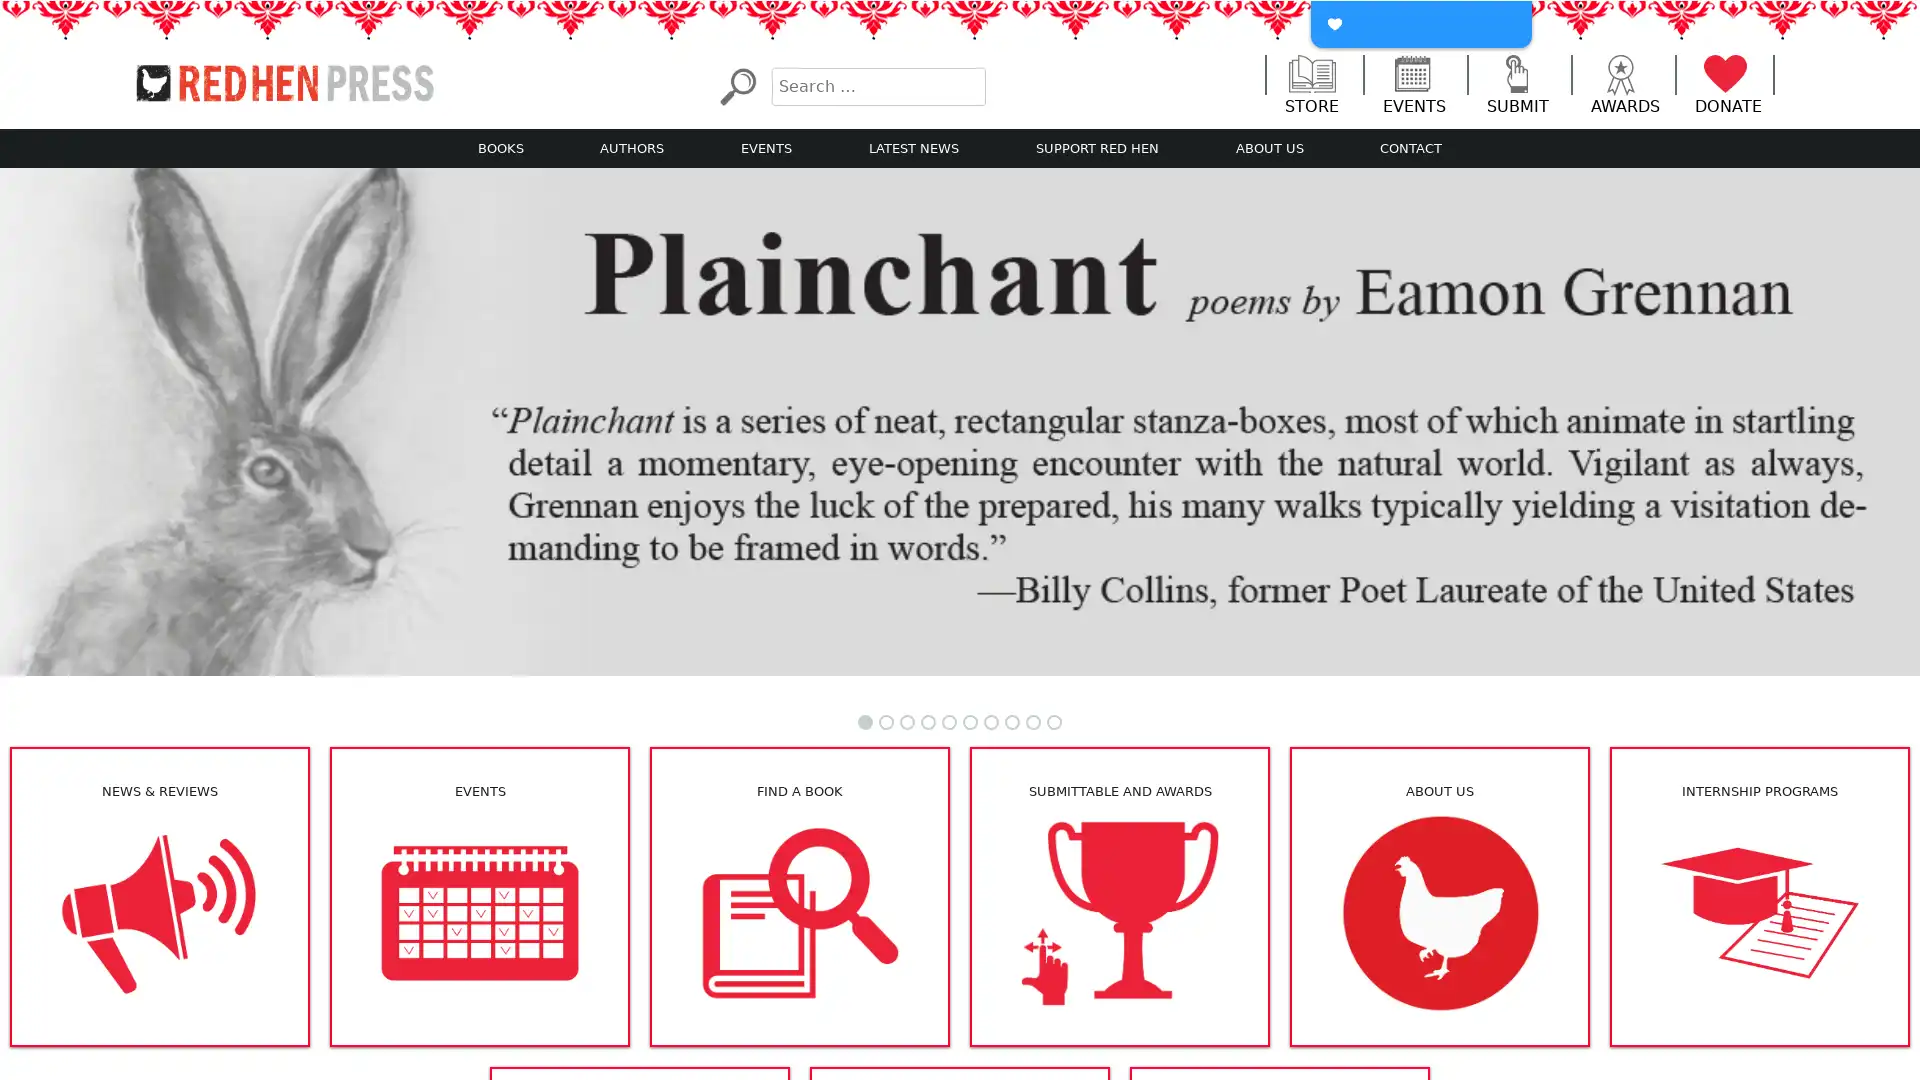  Describe the element at coordinates (736, 85) in the screenshot. I see `search icon` at that location.